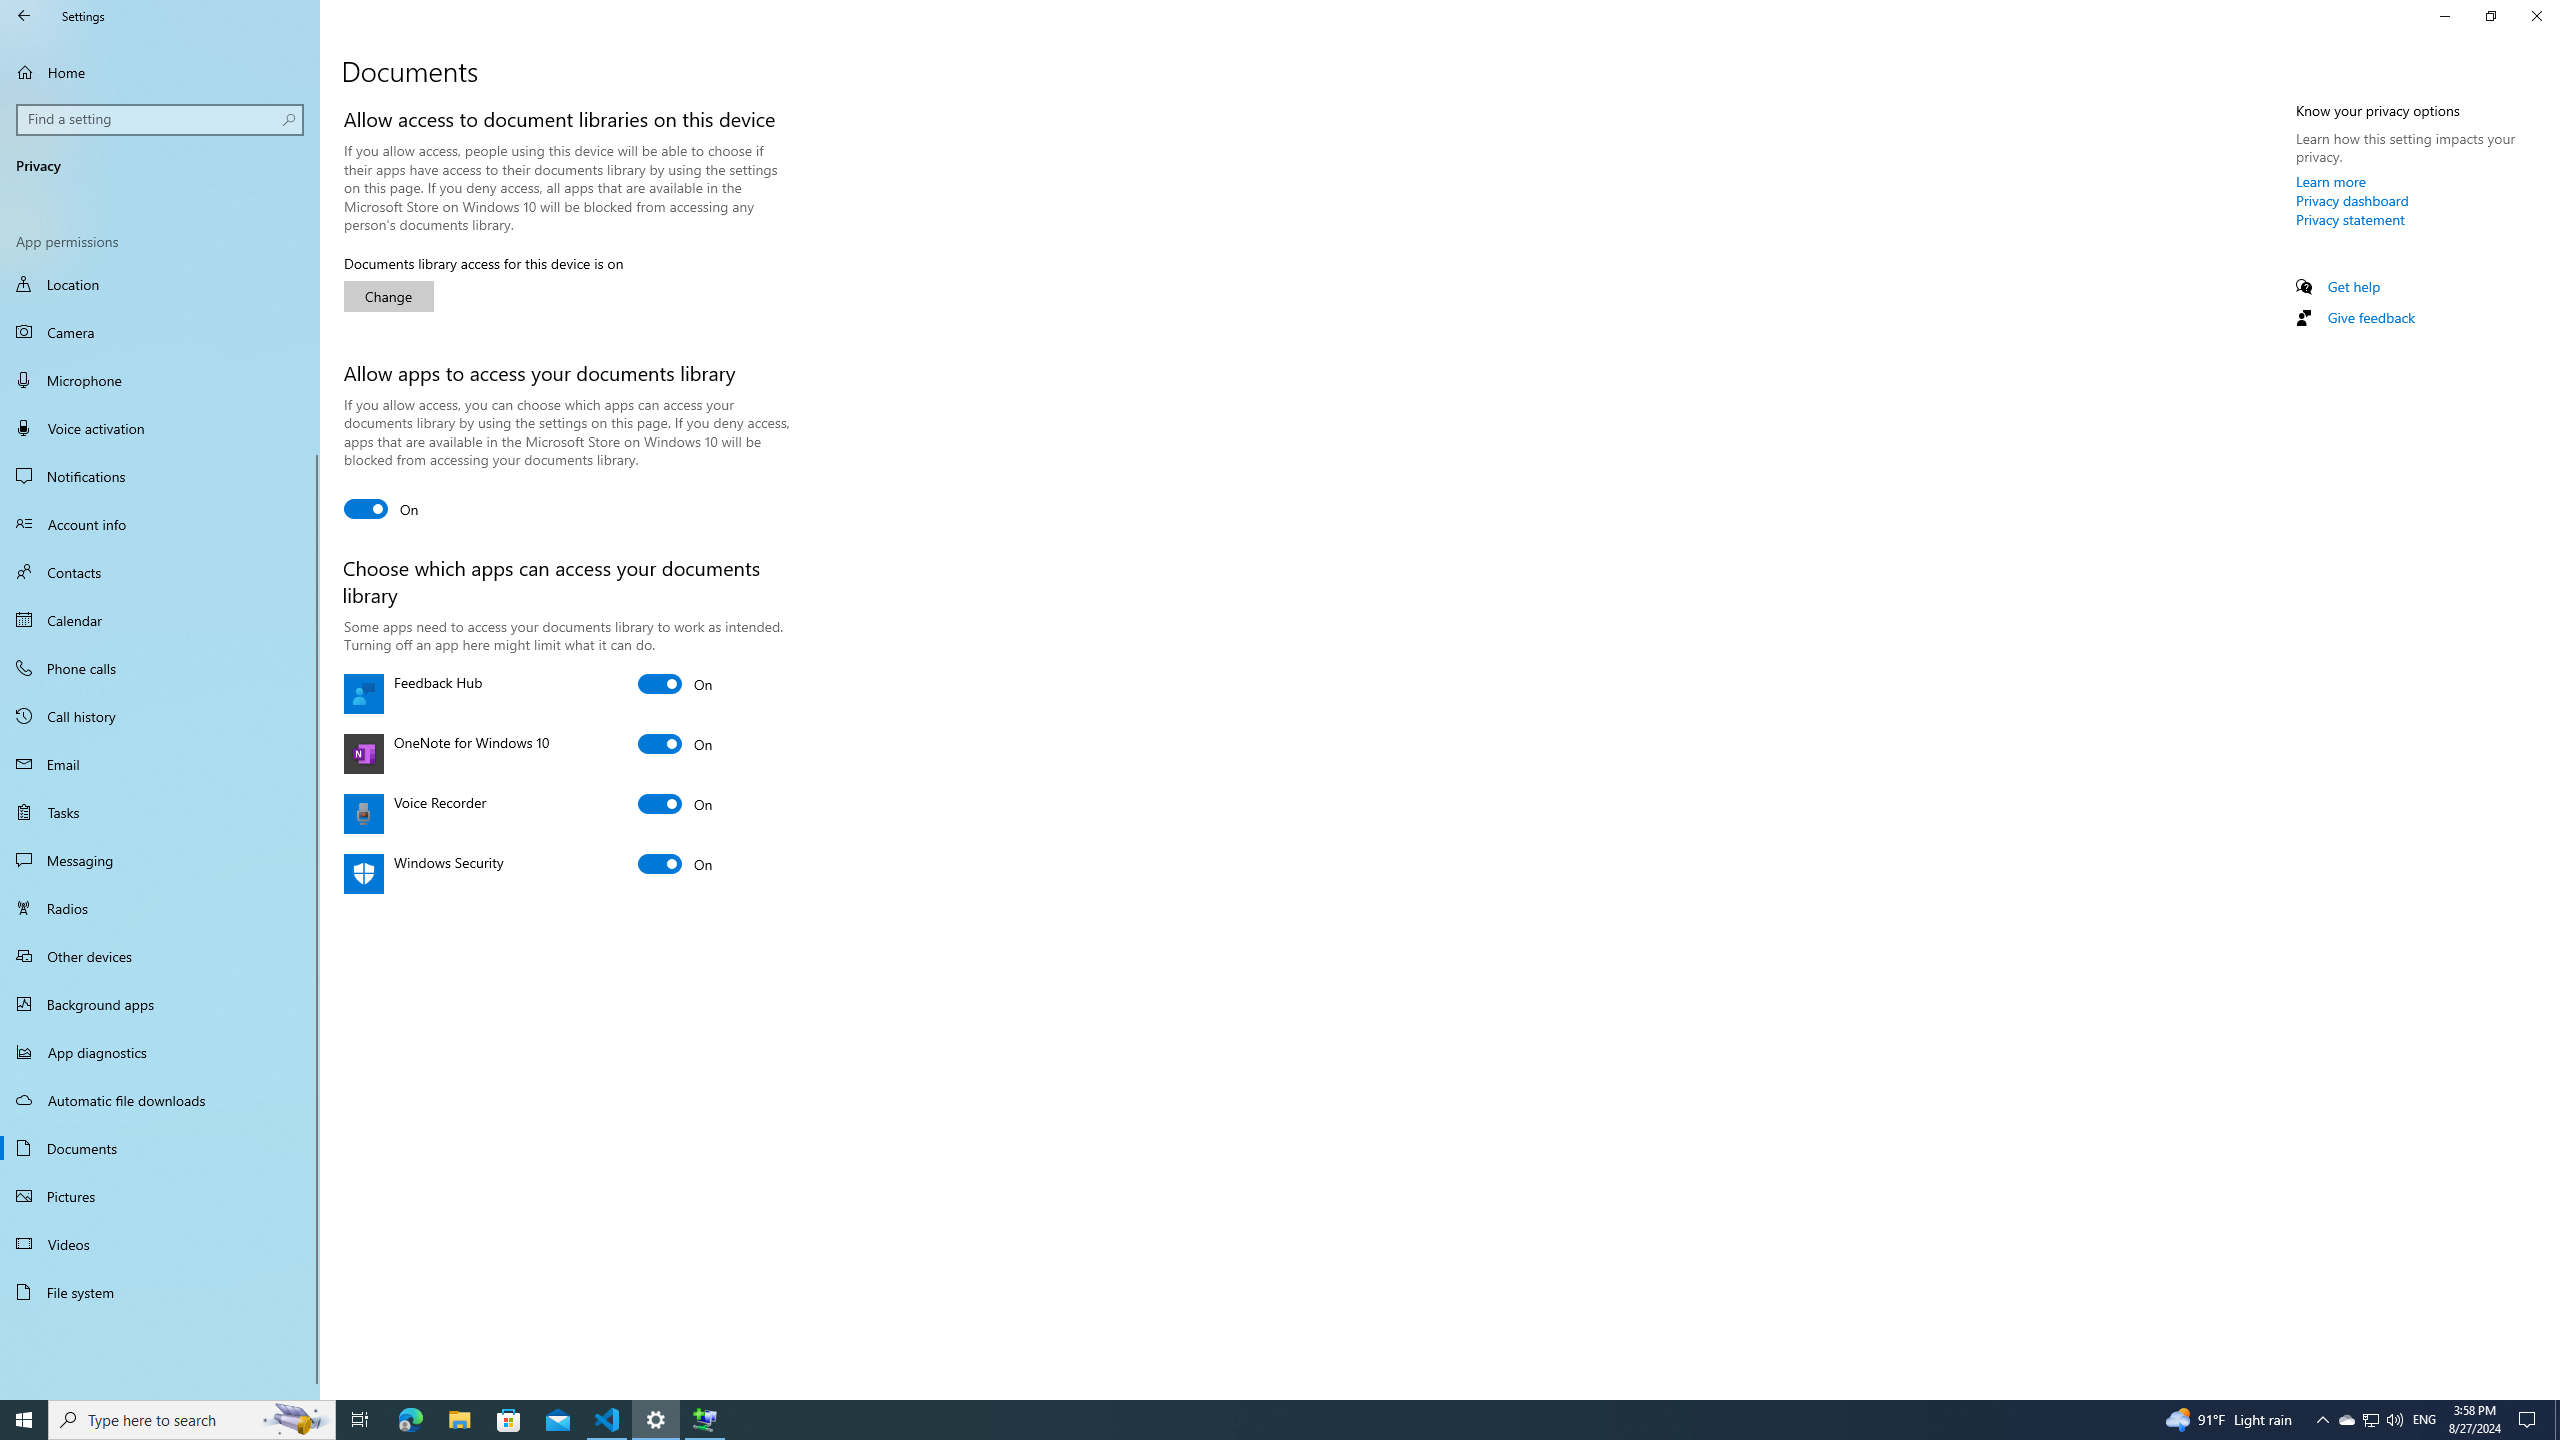 This screenshot has height=1440, width=2560. I want to click on 'File system', so click(159, 1291).